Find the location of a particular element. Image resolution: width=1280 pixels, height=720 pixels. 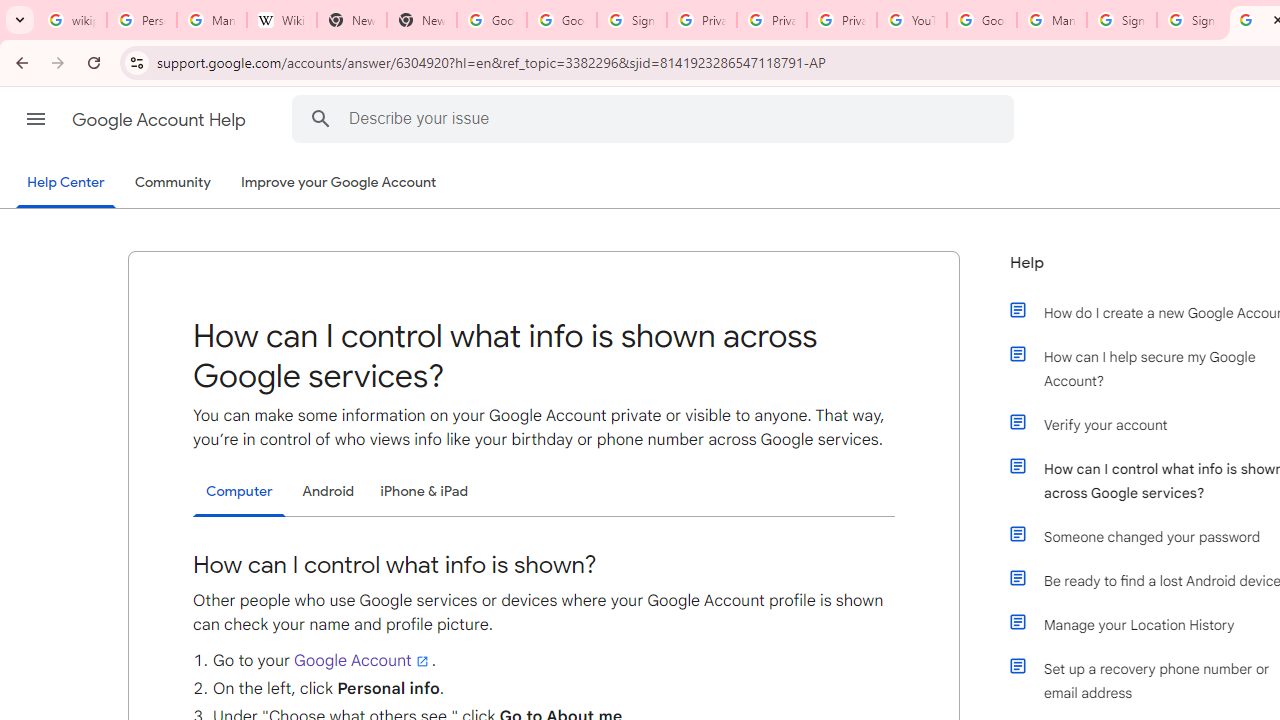

'Android' is located at coordinates (328, 491).